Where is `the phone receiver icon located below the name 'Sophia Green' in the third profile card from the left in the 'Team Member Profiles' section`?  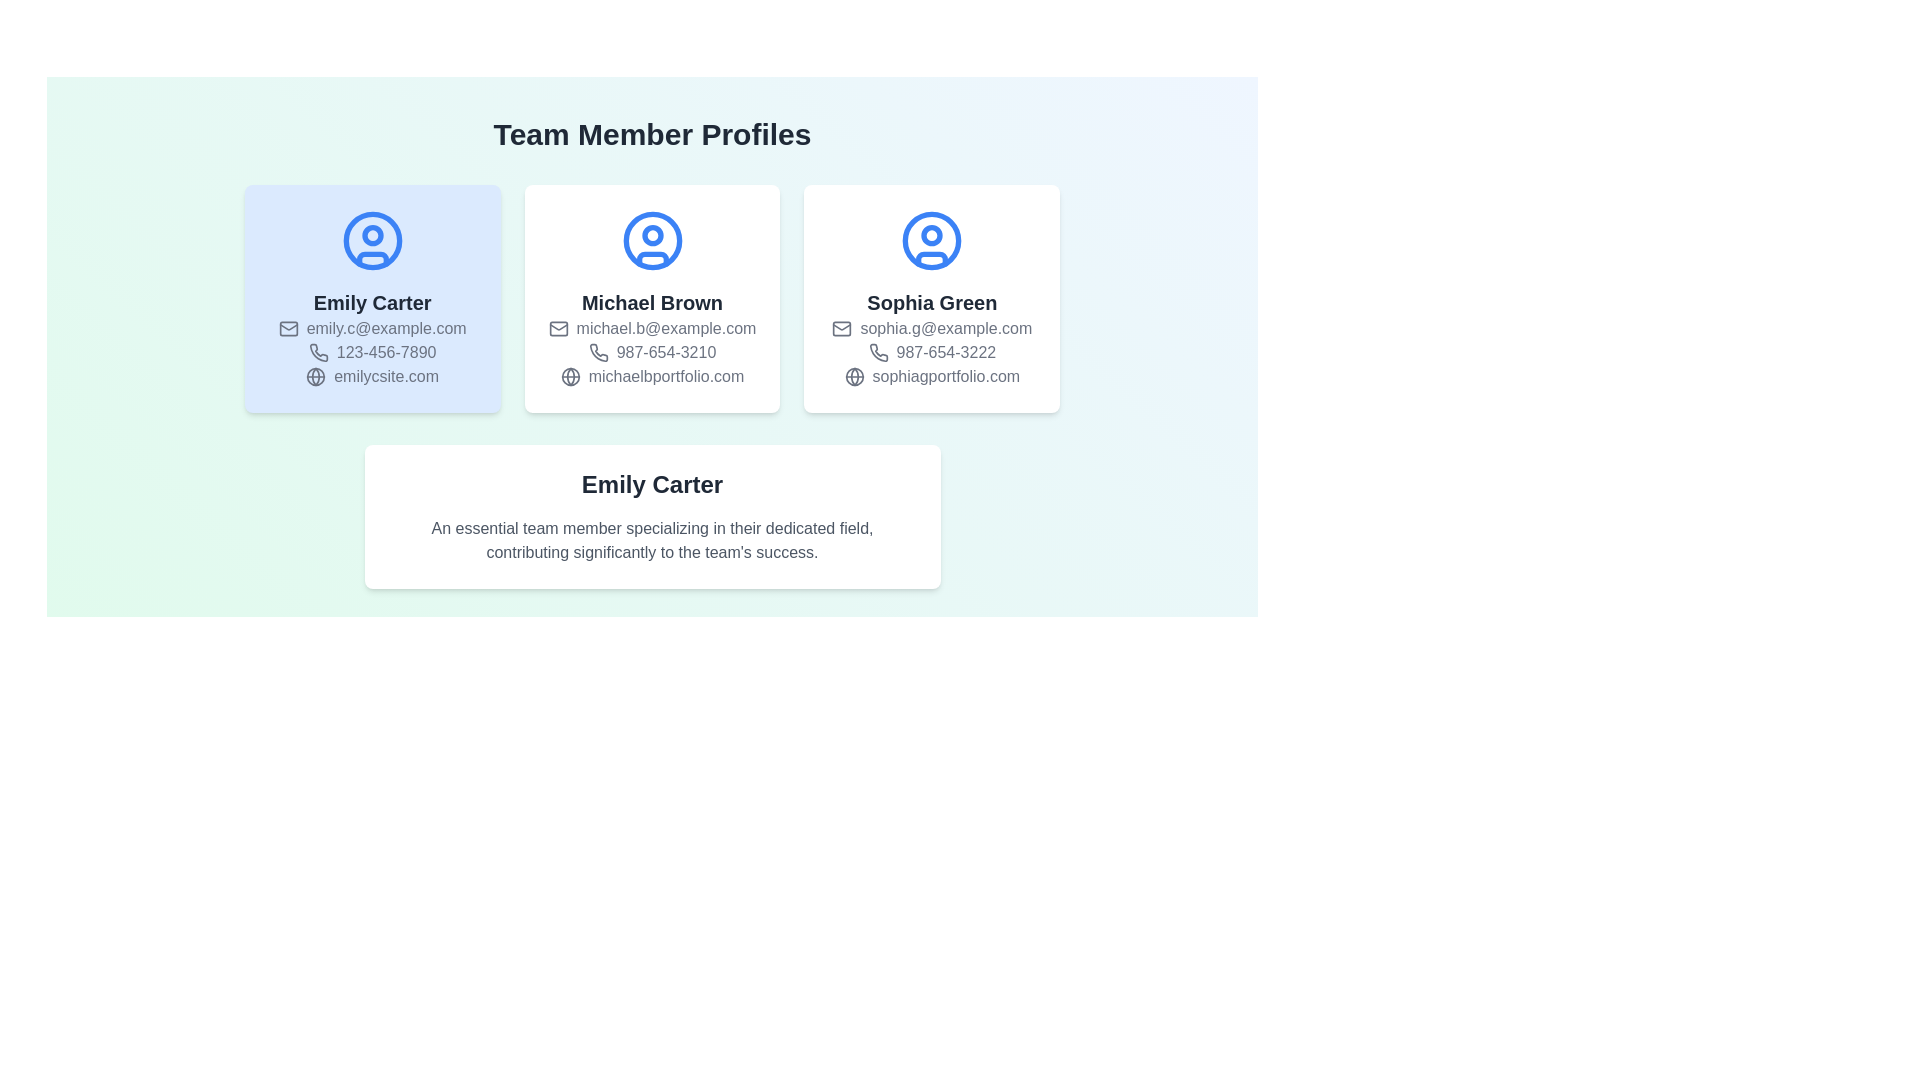
the phone receiver icon located below the name 'Sophia Green' in the third profile card from the left in the 'Team Member Profiles' section is located at coordinates (878, 351).